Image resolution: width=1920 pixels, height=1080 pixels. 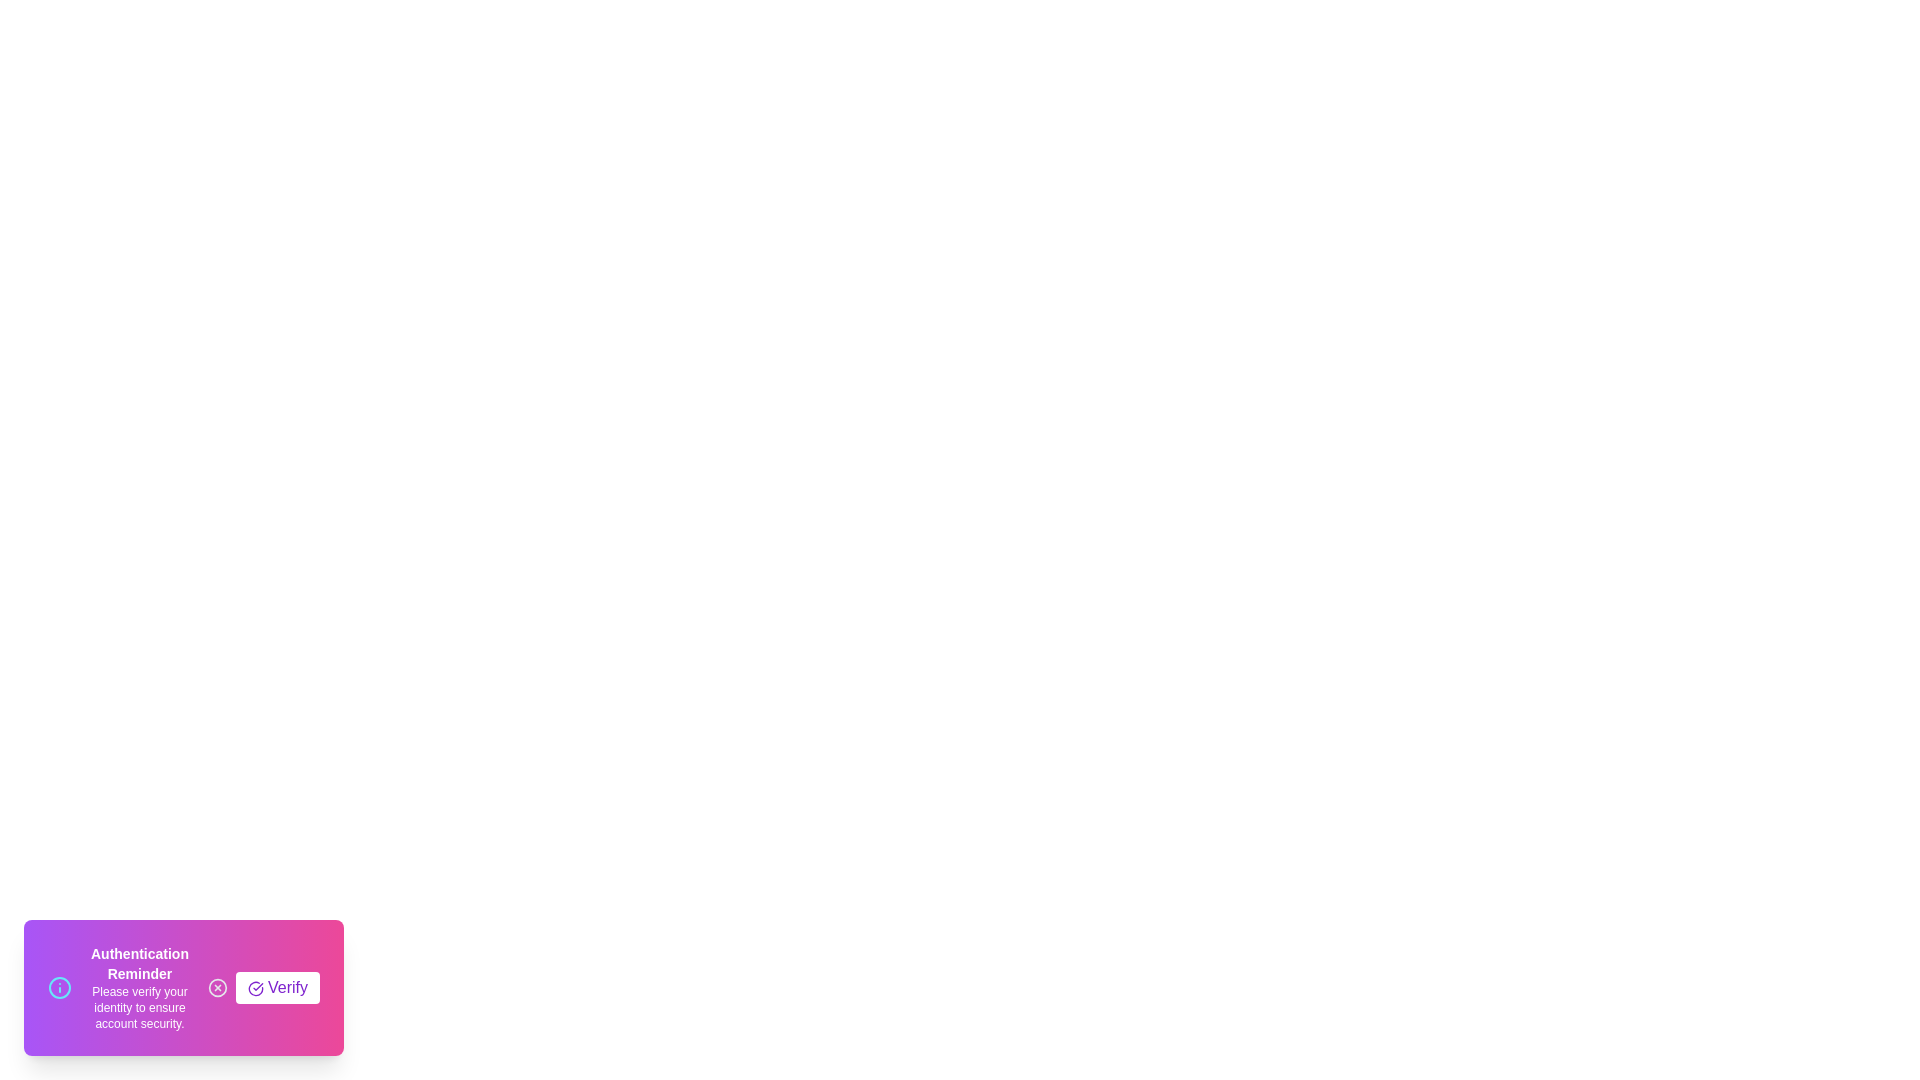 I want to click on the information icon to examine its details, so click(x=59, y=986).